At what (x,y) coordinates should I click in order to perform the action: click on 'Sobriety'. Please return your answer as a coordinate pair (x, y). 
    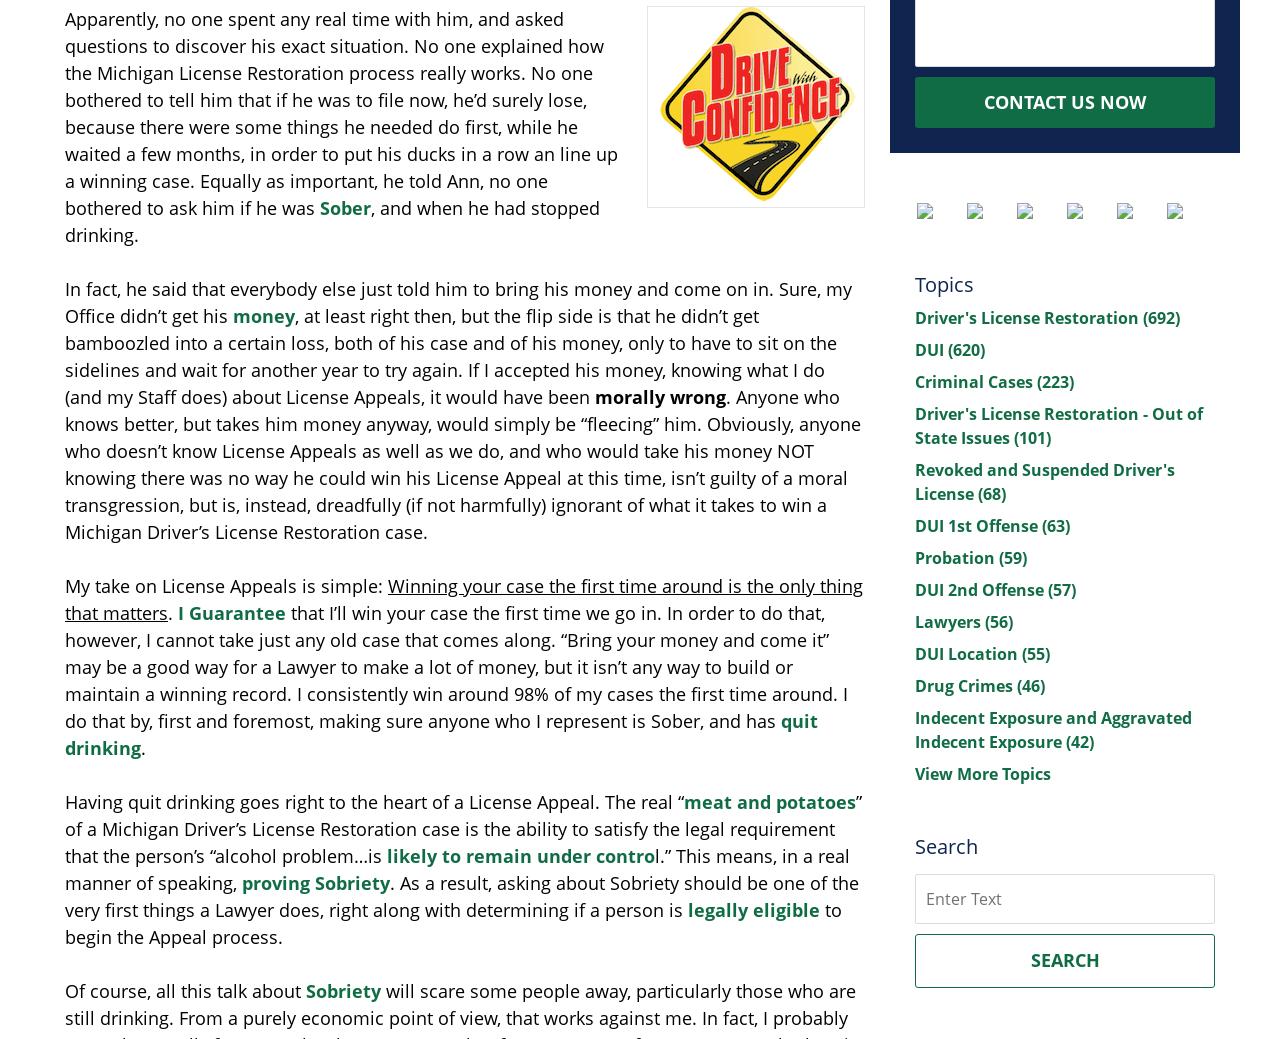
    Looking at the image, I should click on (343, 990).